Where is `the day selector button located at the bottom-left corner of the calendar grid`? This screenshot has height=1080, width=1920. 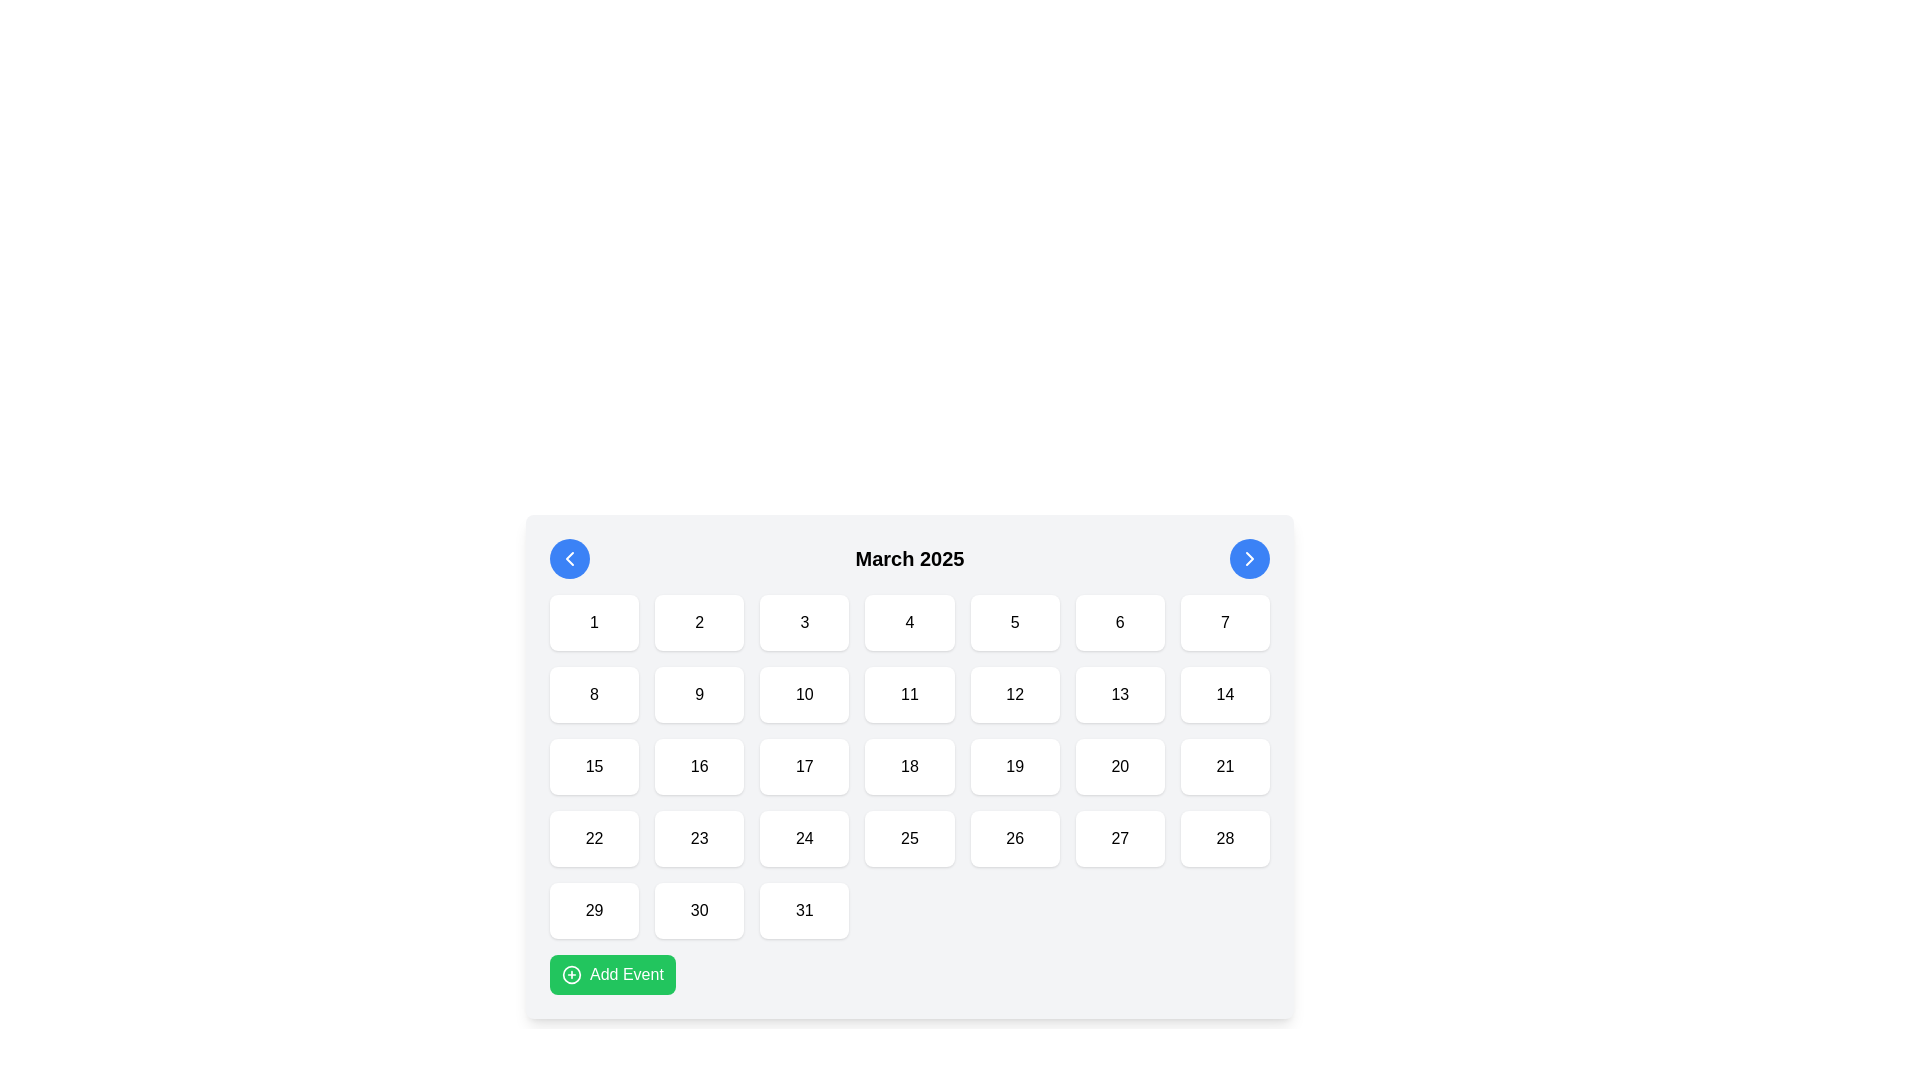
the day selector button located at the bottom-left corner of the calendar grid is located at coordinates (593, 910).